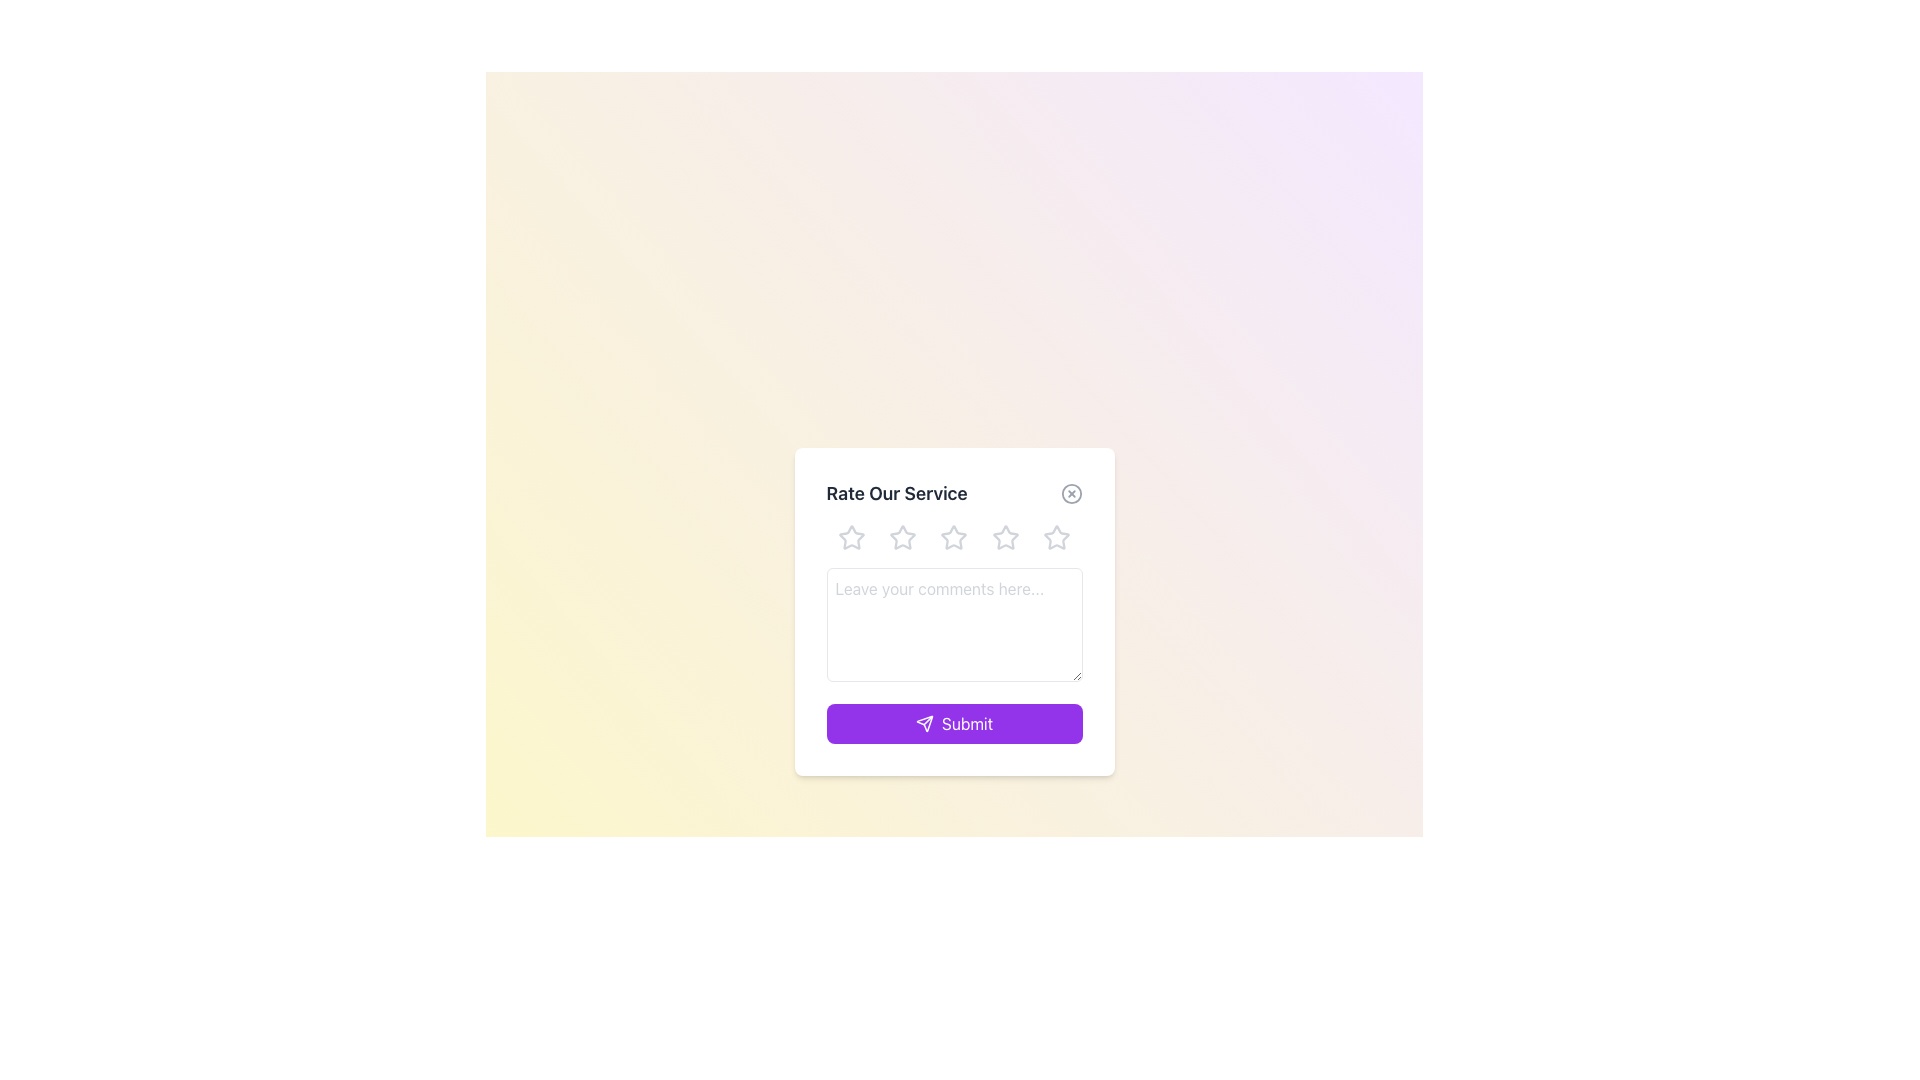 The width and height of the screenshot is (1920, 1080). Describe the element at coordinates (902, 536) in the screenshot. I see `the second star in the rating section below the text 'Rate Our Service'` at that location.